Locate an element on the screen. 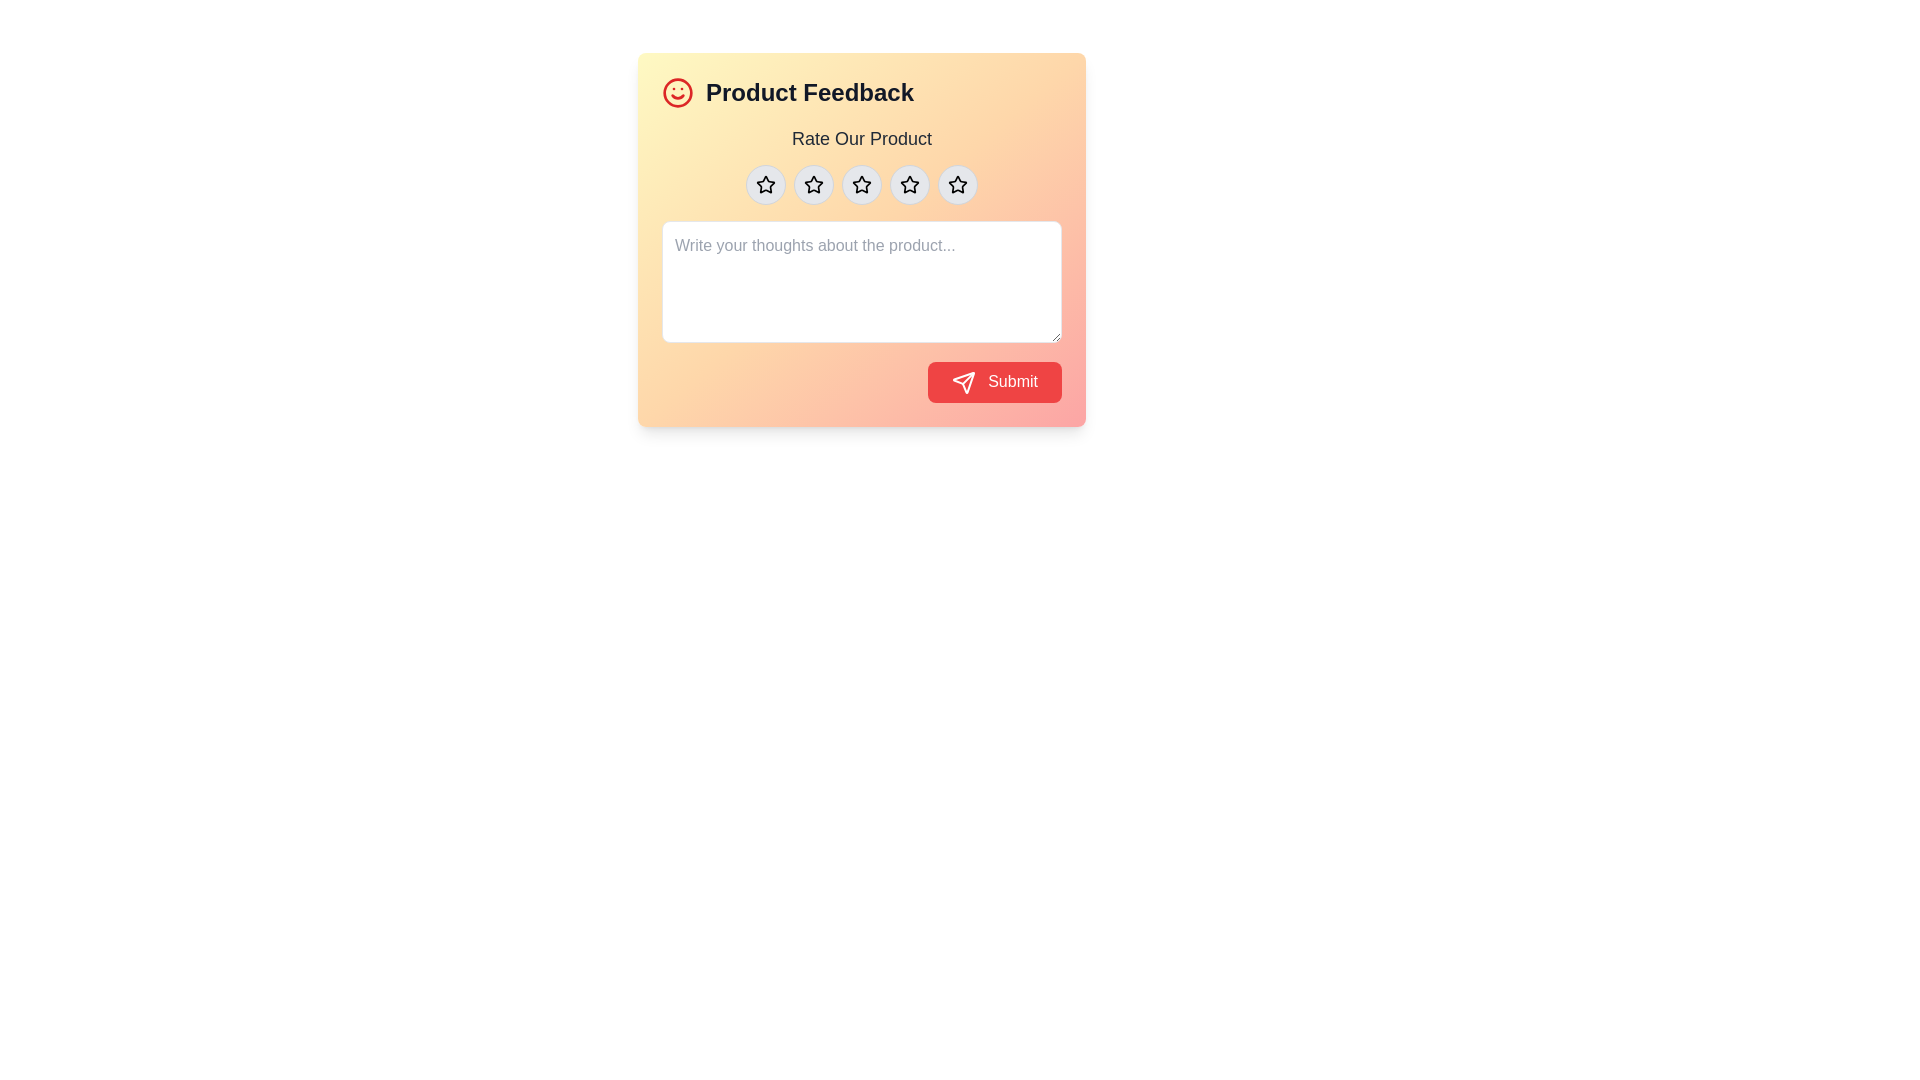  the fourth circular rating button with a light gray background and an outlined star icon, located below the text 'Rate Our Product' is located at coordinates (909, 185).